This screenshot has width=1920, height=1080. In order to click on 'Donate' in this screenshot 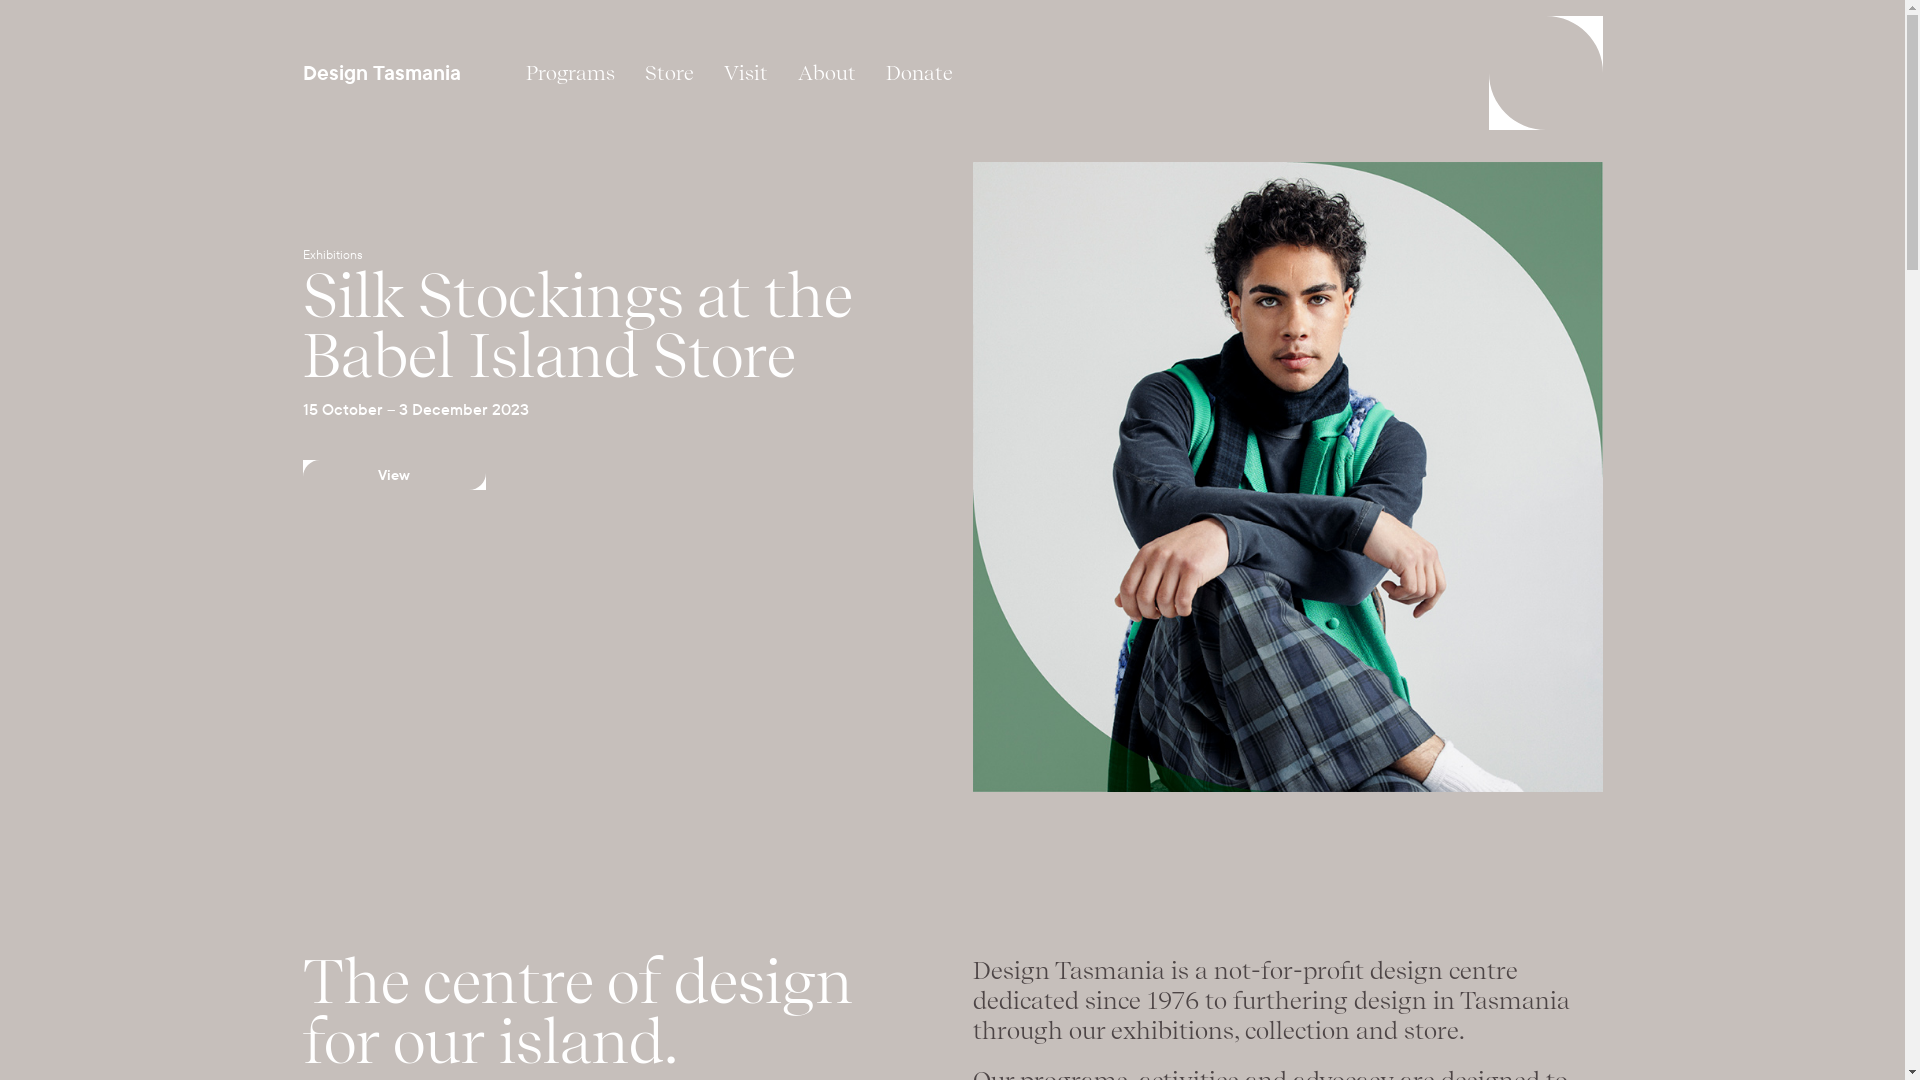, I will do `click(917, 72)`.